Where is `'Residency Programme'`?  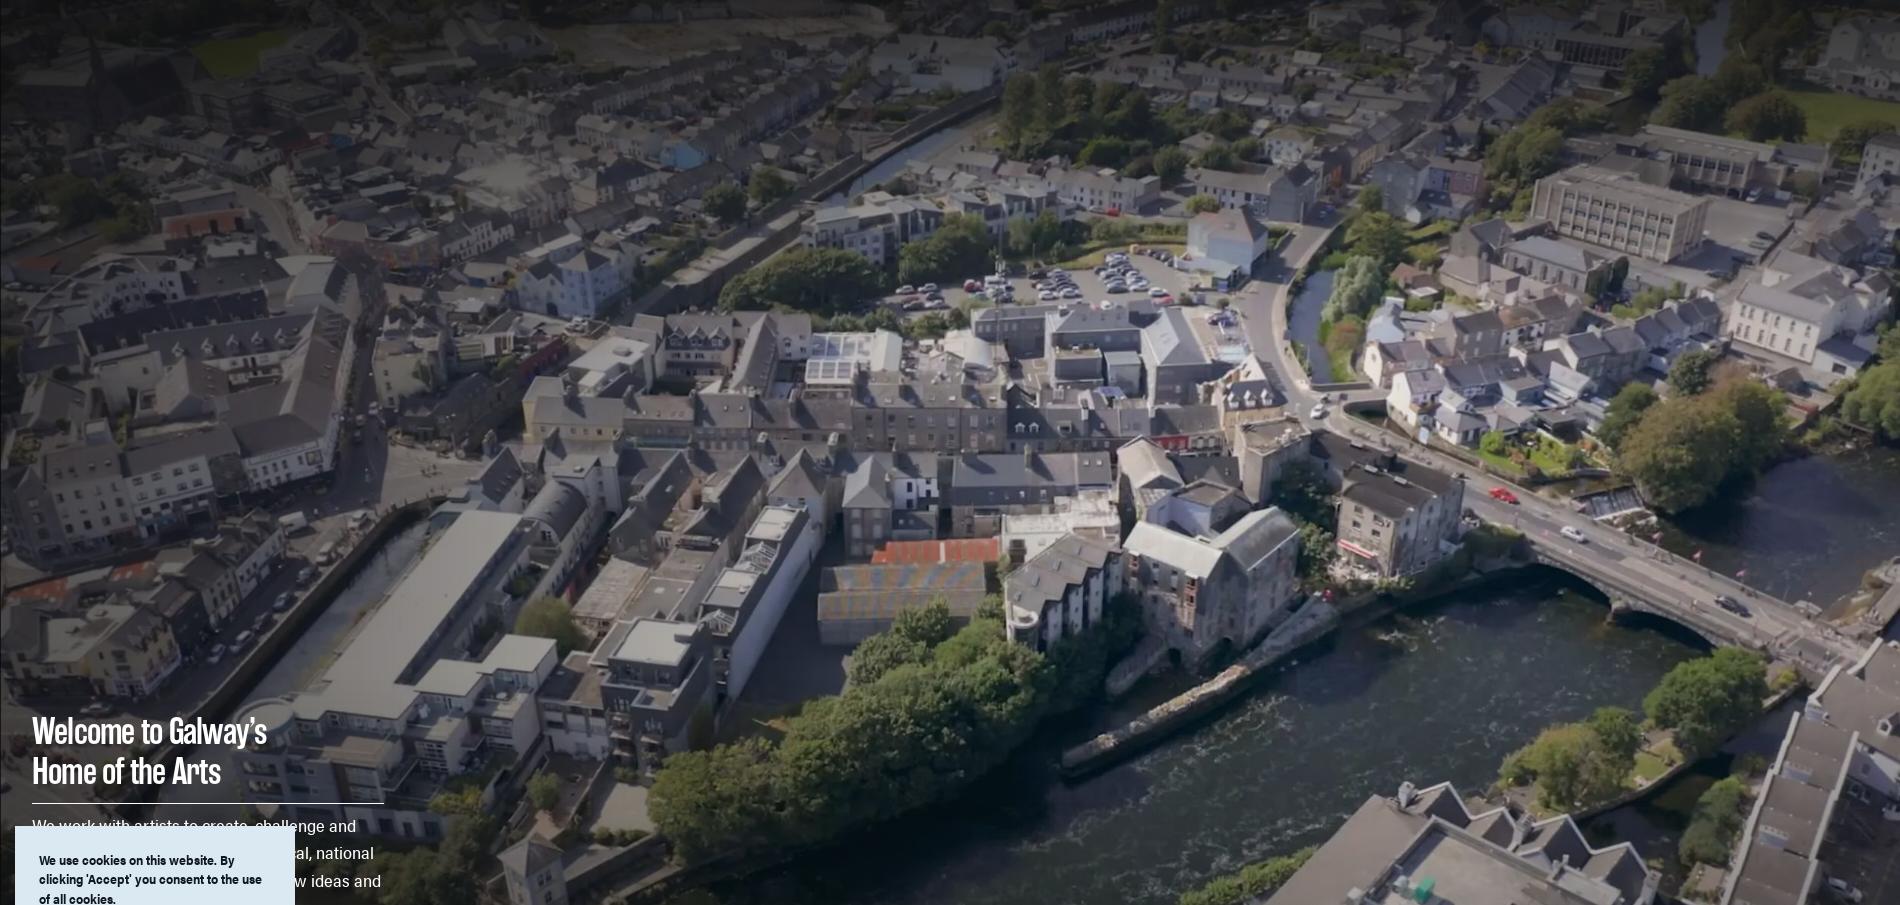
'Residency Programme' is located at coordinates (1428, 57).